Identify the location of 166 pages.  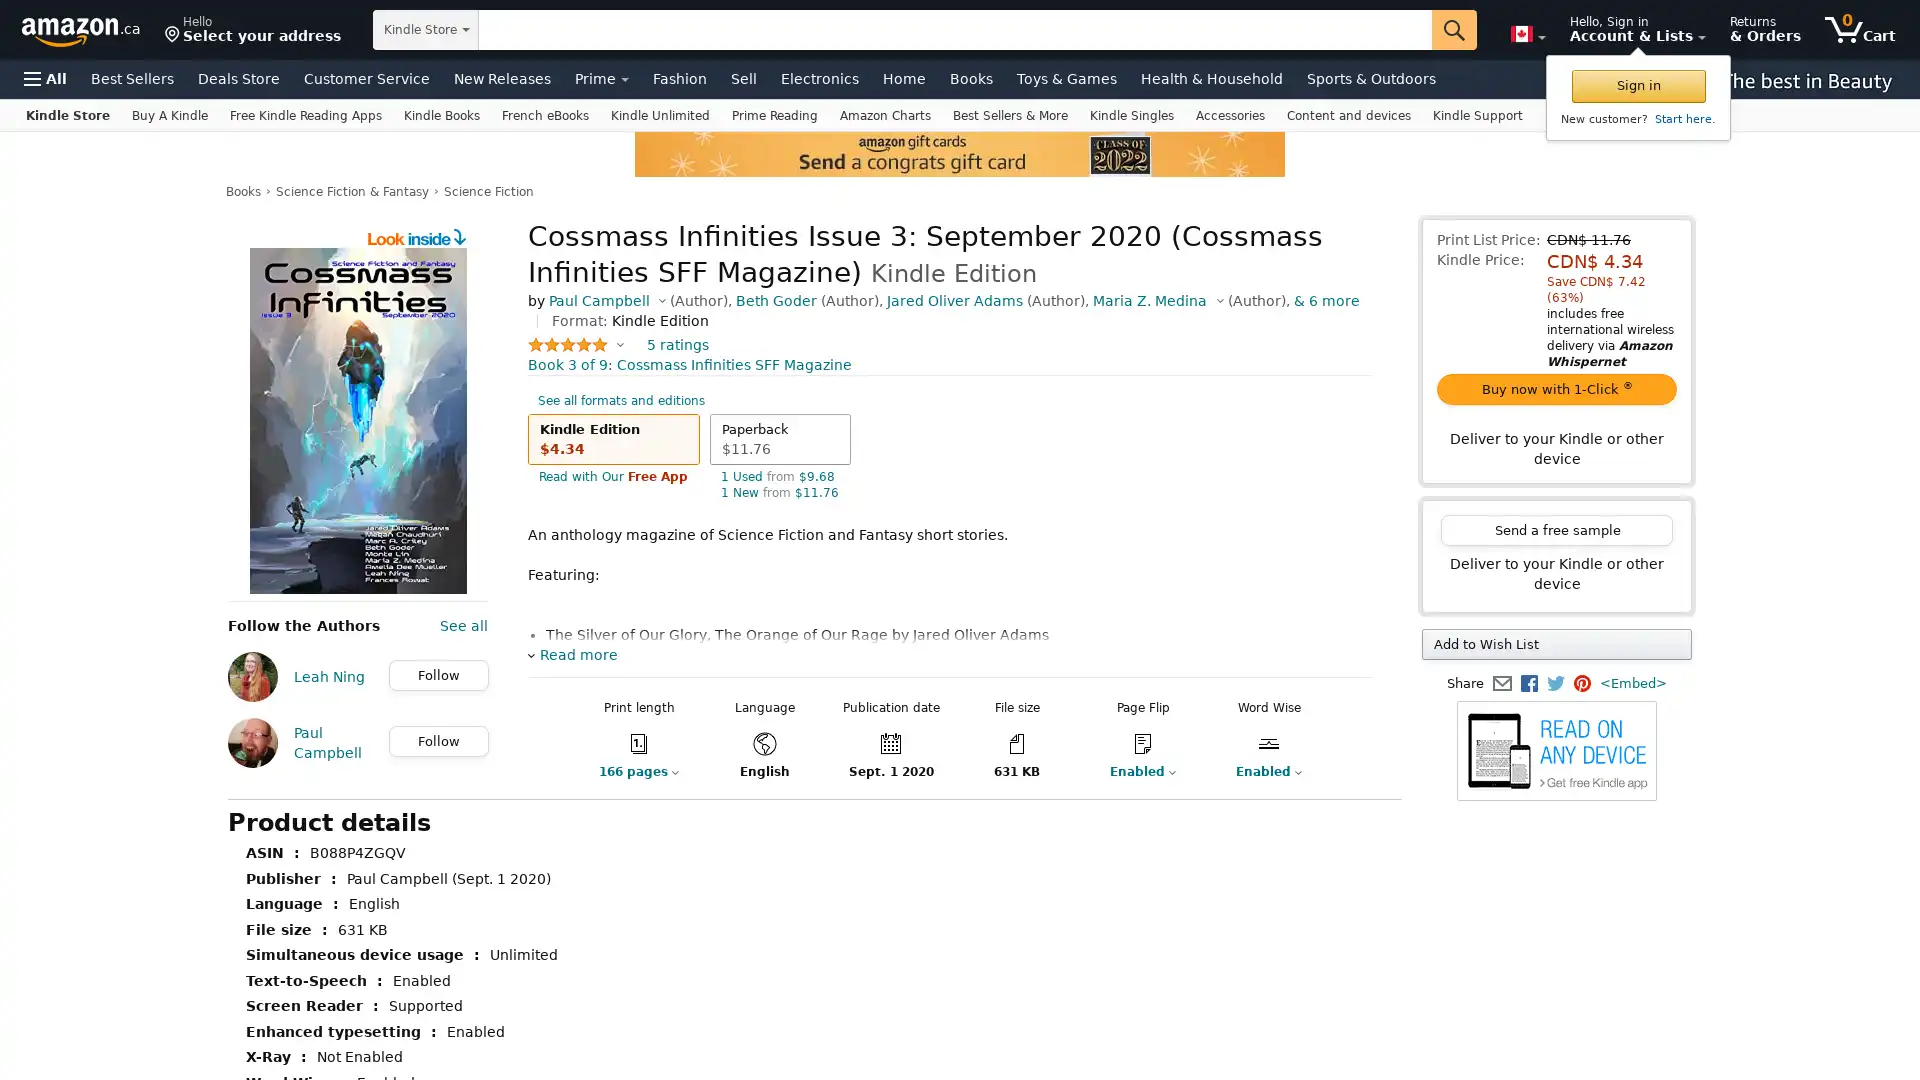
(637, 770).